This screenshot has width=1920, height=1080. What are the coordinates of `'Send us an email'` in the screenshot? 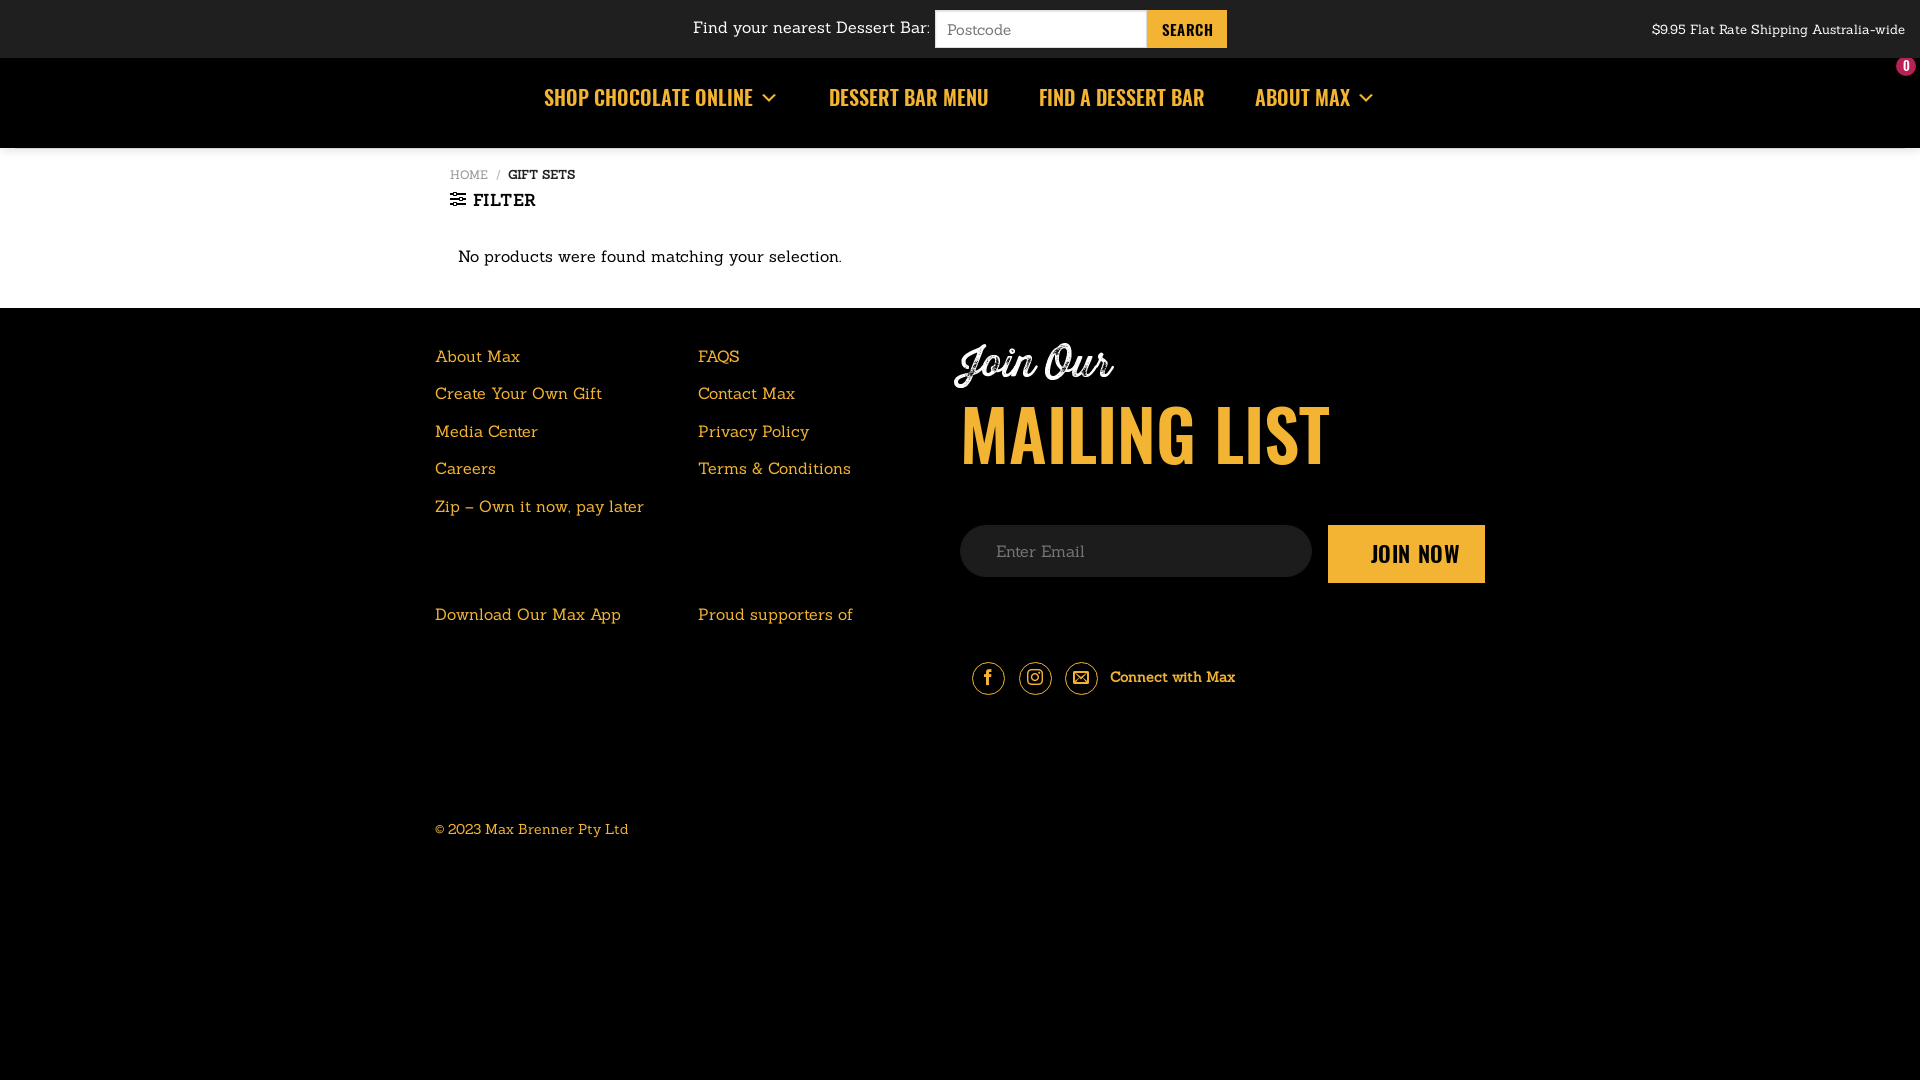 It's located at (1064, 677).